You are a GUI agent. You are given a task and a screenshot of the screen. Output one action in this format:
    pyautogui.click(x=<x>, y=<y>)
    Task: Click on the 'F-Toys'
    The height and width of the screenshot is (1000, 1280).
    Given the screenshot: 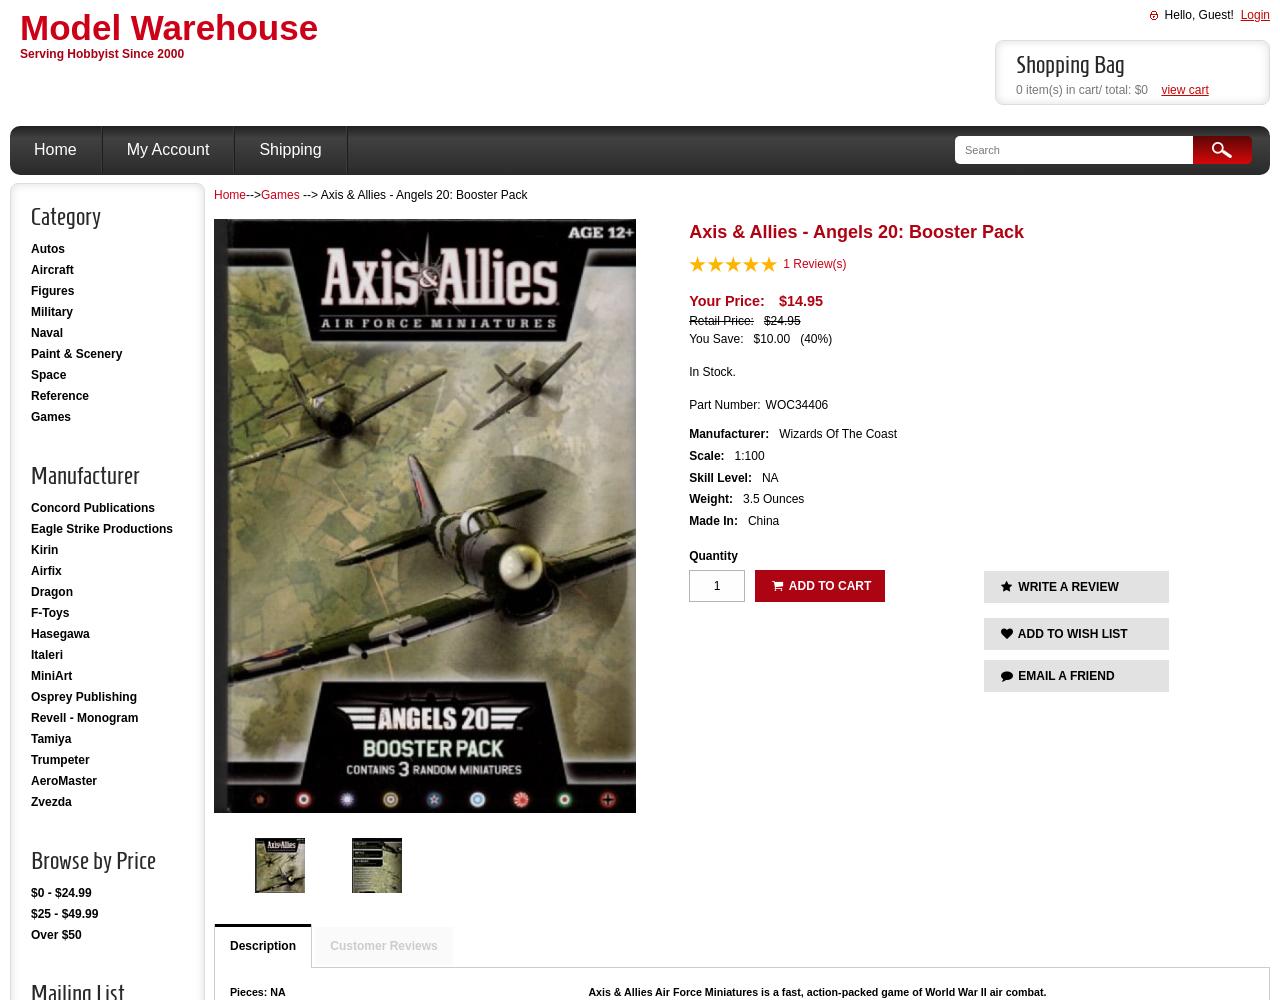 What is the action you would take?
    pyautogui.click(x=50, y=612)
    